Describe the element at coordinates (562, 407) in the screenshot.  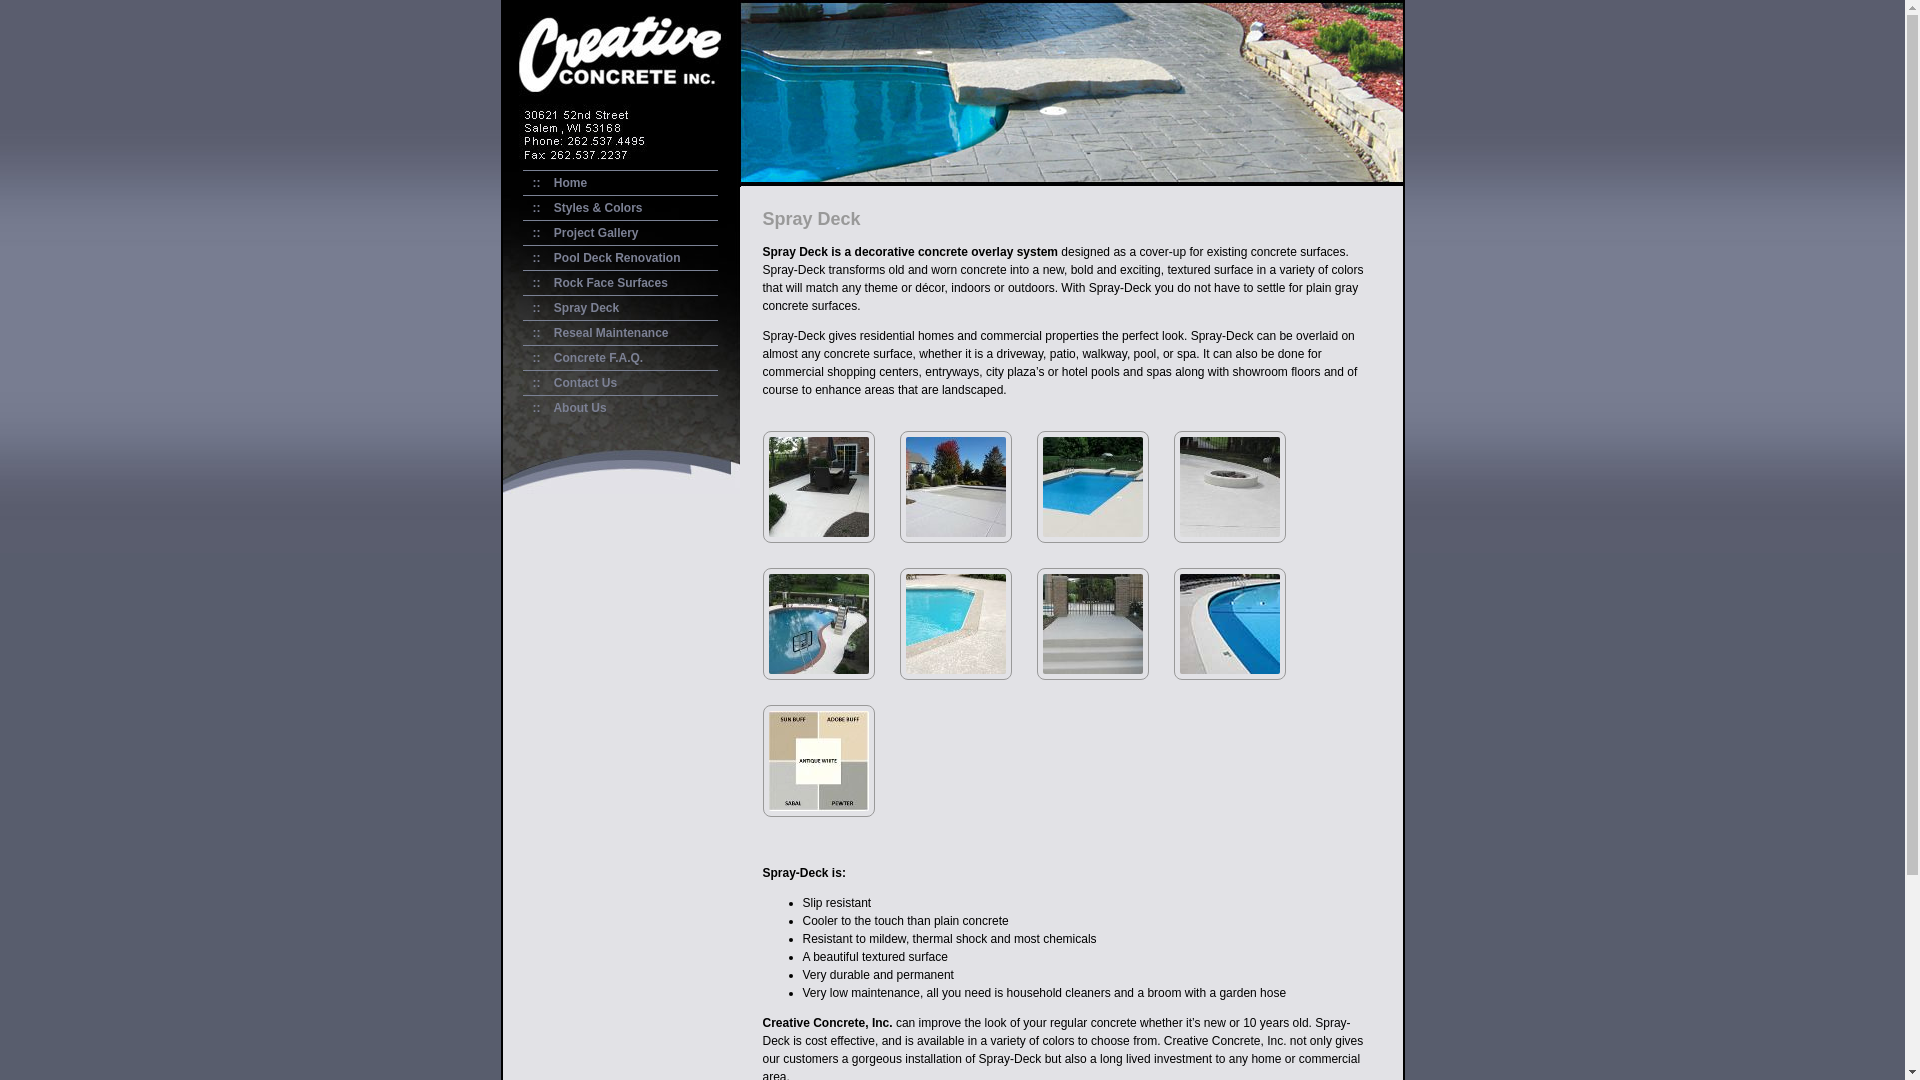
I see `'::    About Us'` at that location.